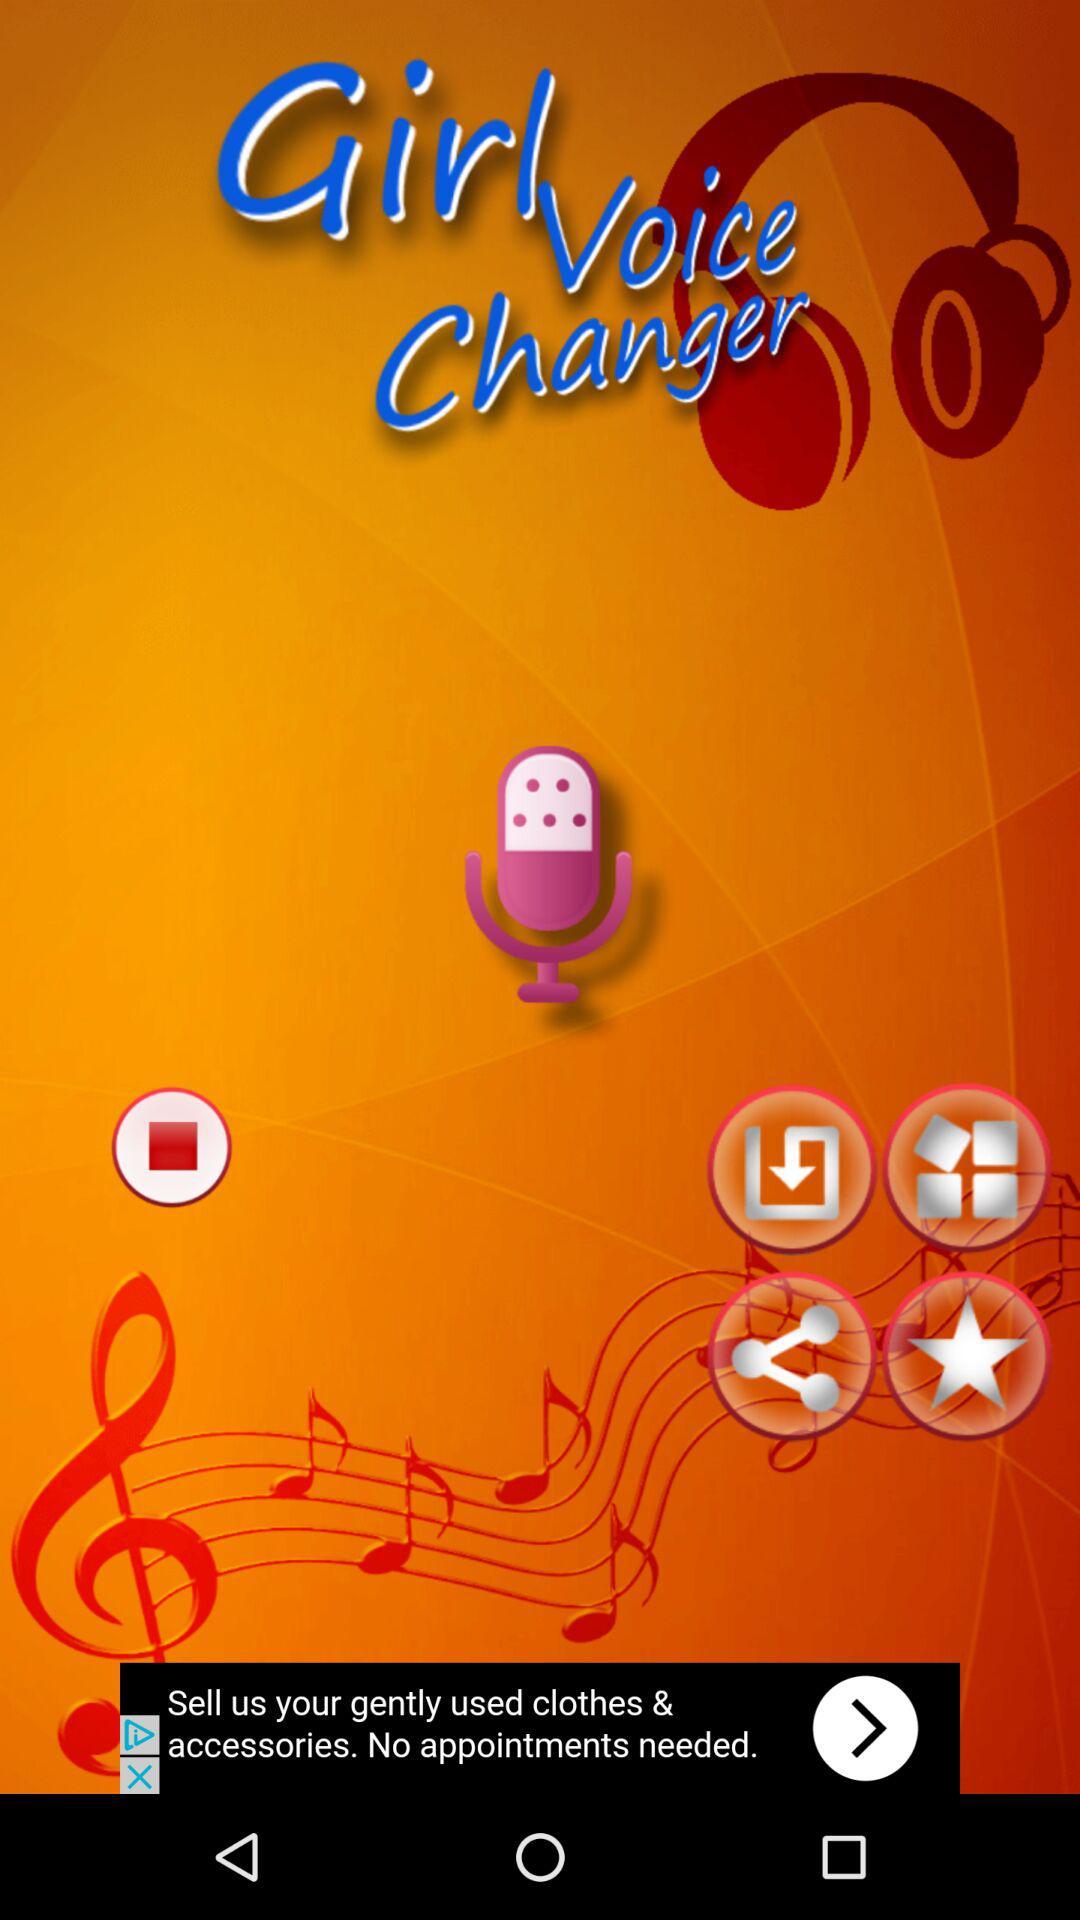 This screenshot has height=1920, width=1080. What do you see at coordinates (790, 1356) in the screenshot?
I see `share app` at bounding box center [790, 1356].